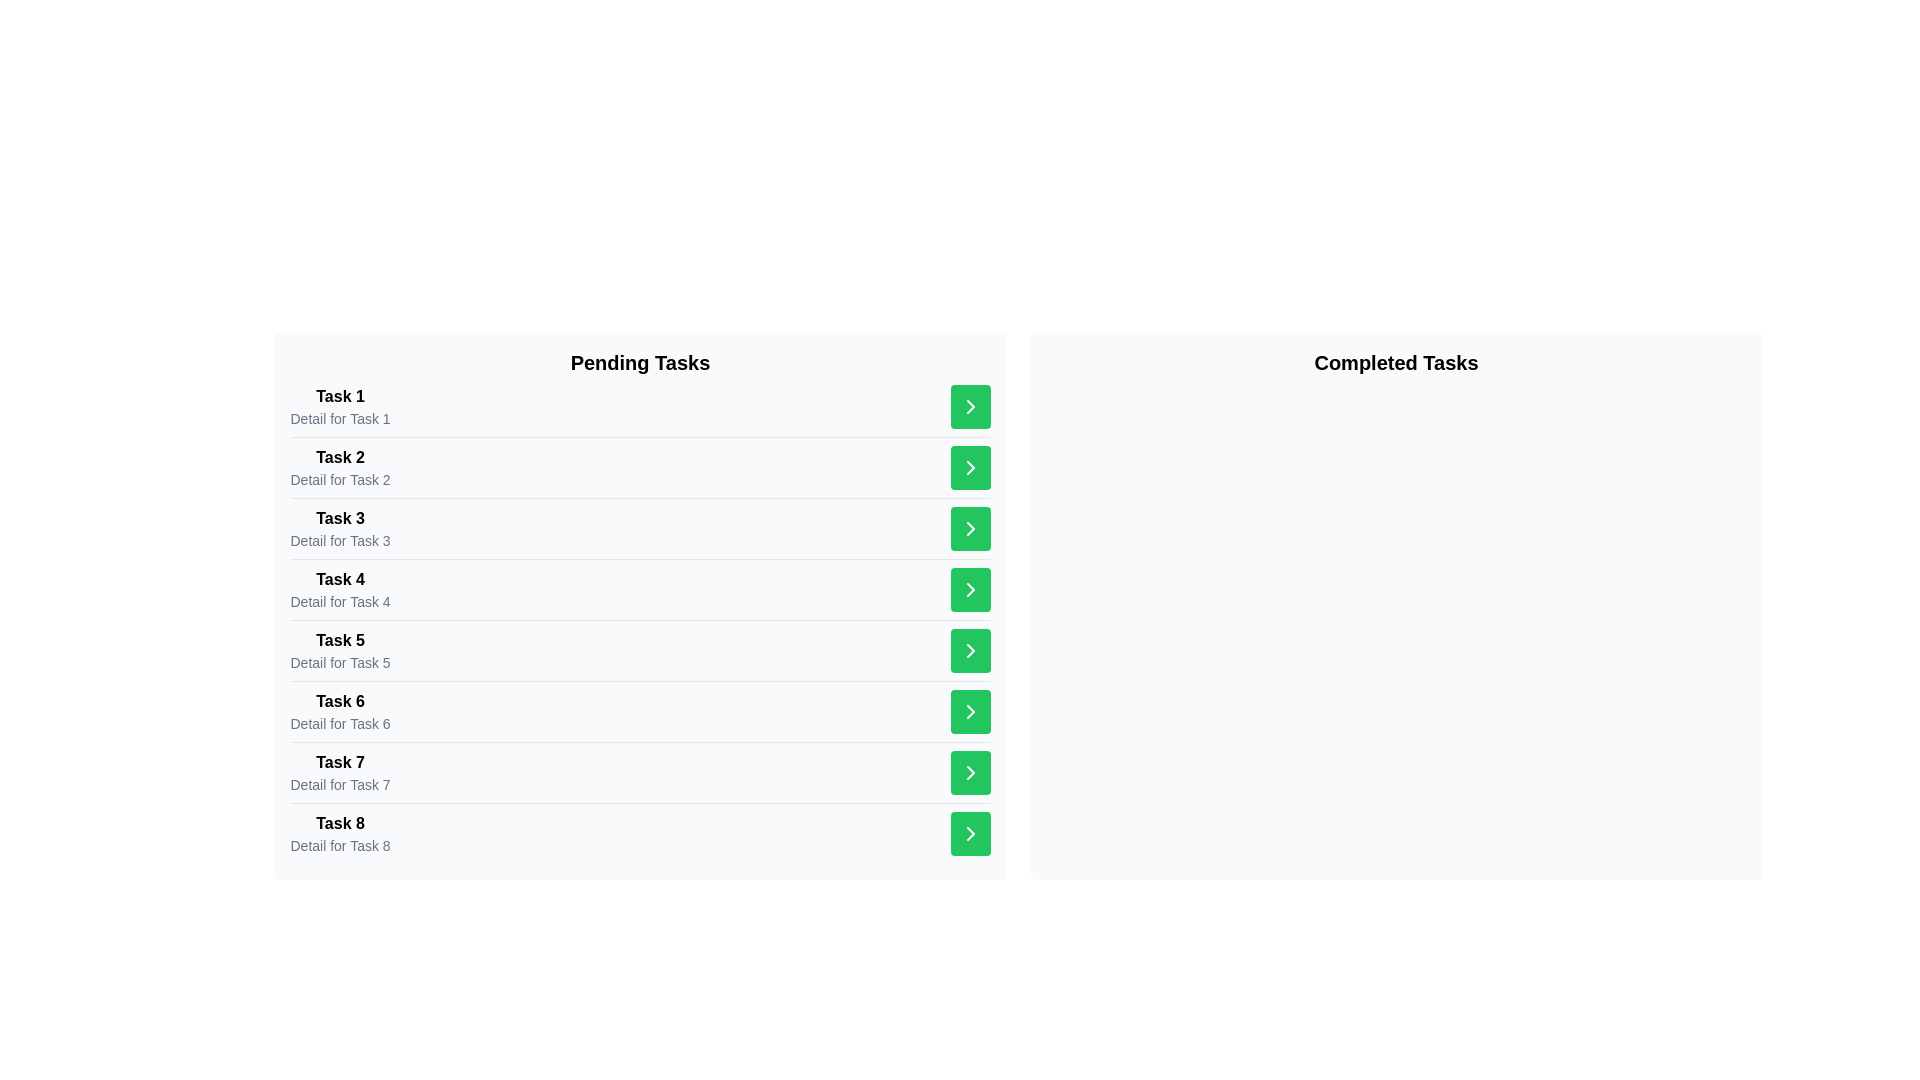 The image size is (1920, 1080). Describe the element at coordinates (340, 467) in the screenshot. I see `details of the task displayed in the Text block titled 'Task 2' located in the 'Pending Tasks' column, which occupies the second position in the vertical list` at that location.